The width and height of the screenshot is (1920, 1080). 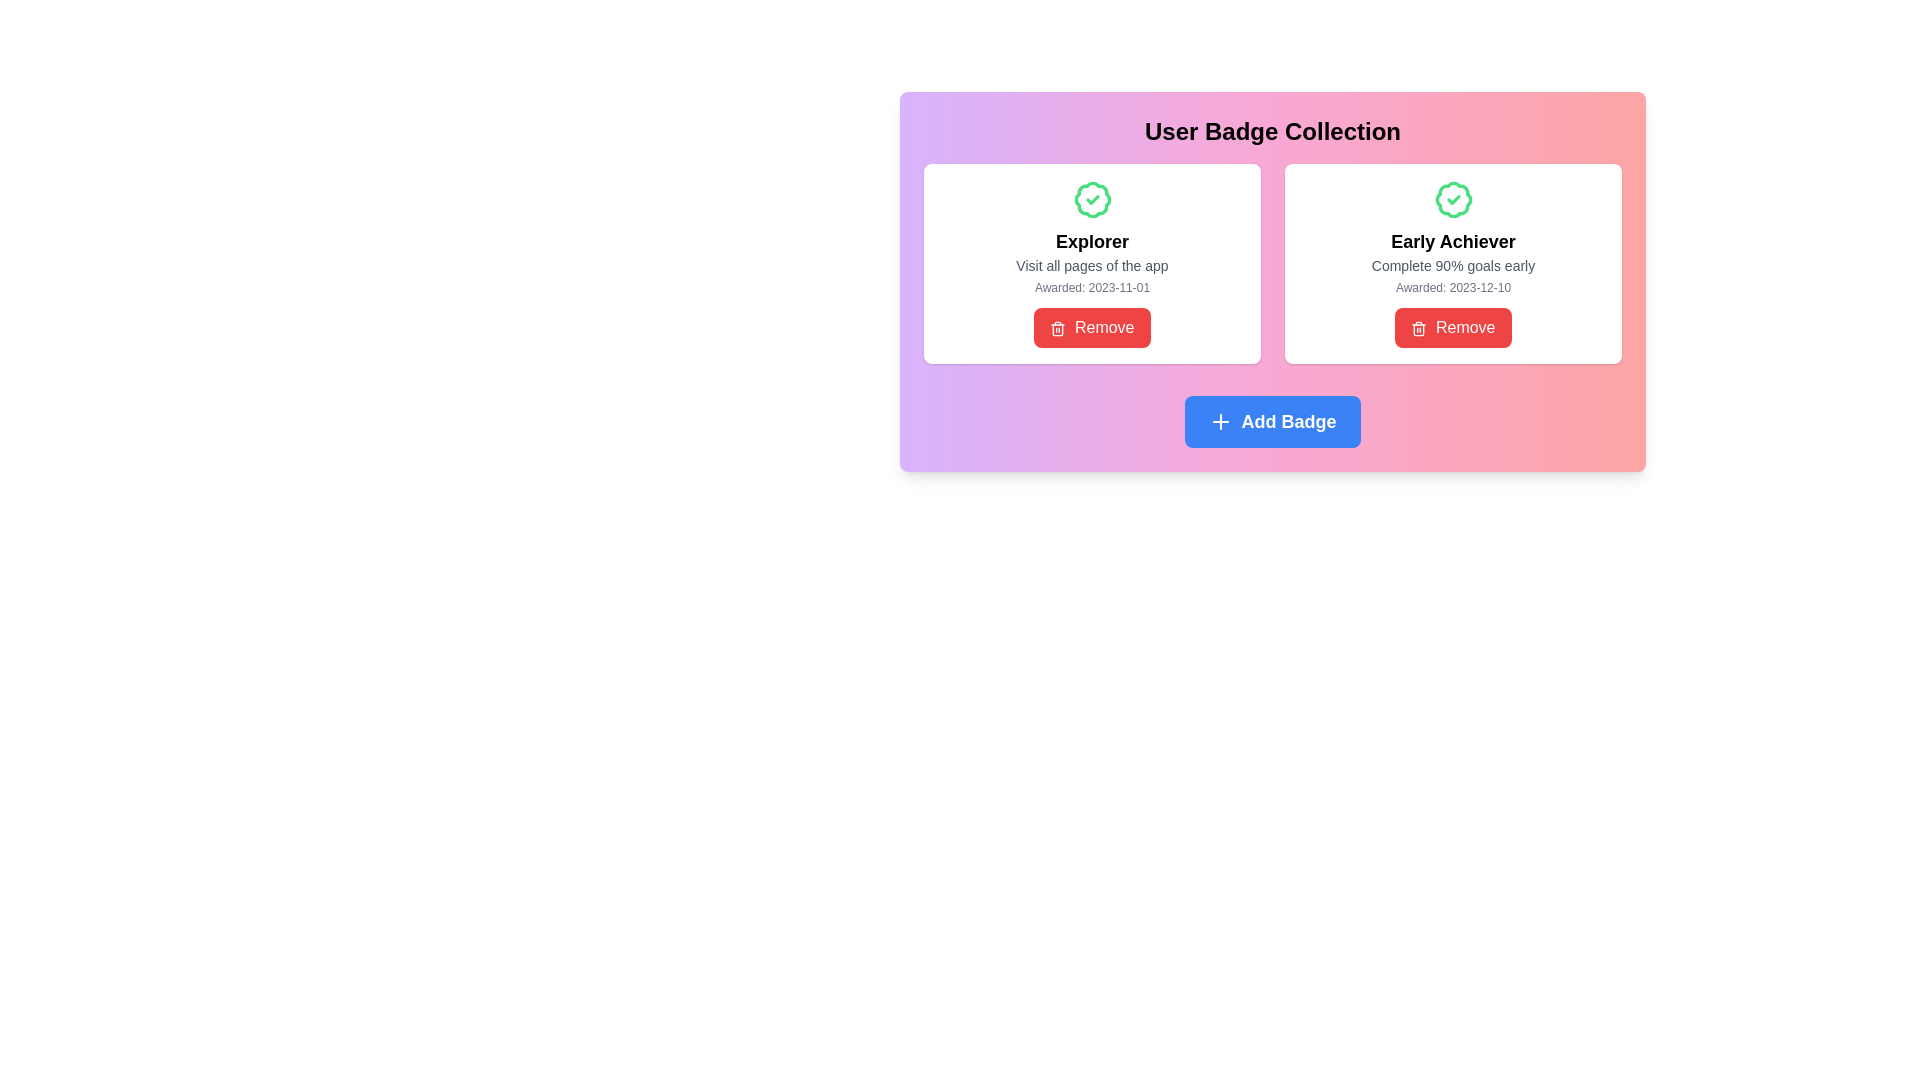 What do you see at coordinates (1091, 265) in the screenshot?
I see `the text label displaying 'Visit all pages of the app', which is located in the 'Explorer' card in the top-left section of the user badge collection layout` at bounding box center [1091, 265].